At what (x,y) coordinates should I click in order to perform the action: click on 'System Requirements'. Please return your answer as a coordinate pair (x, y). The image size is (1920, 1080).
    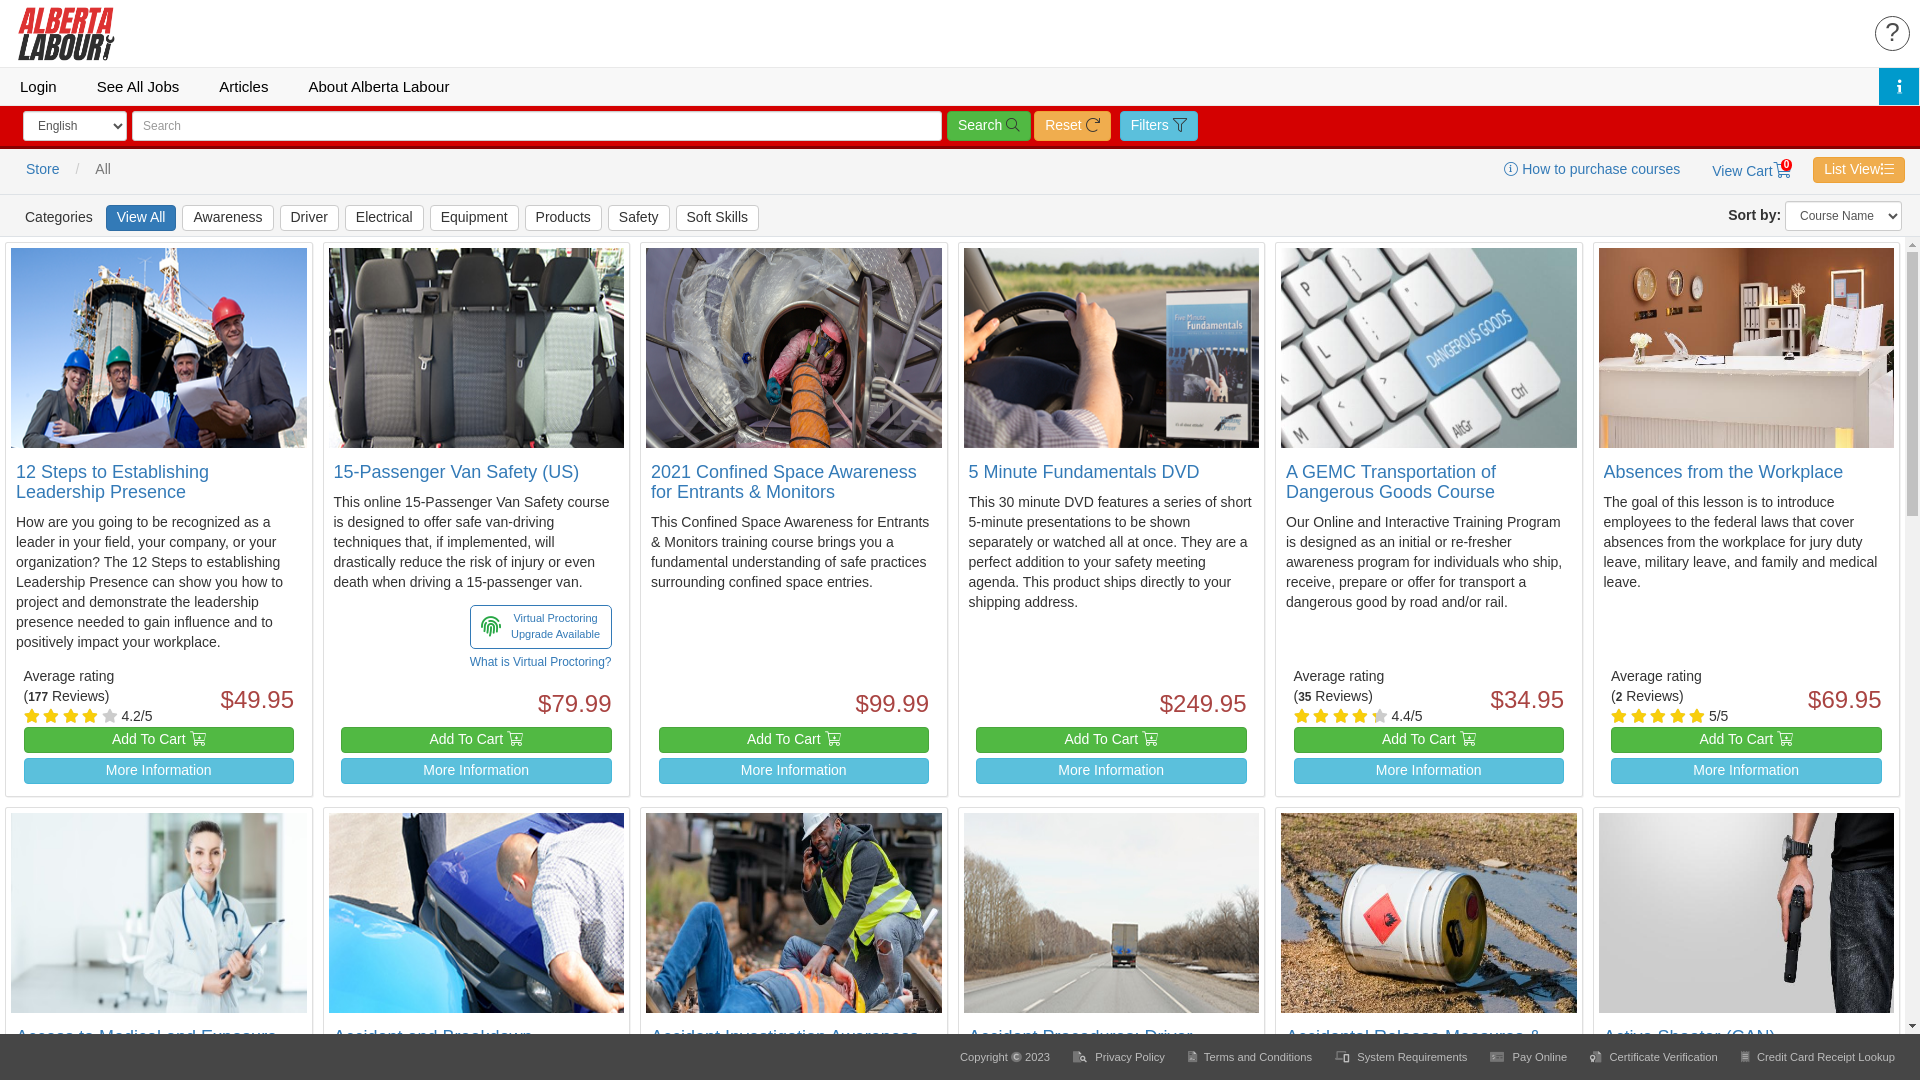
    Looking at the image, I should click on (1401, 1055).